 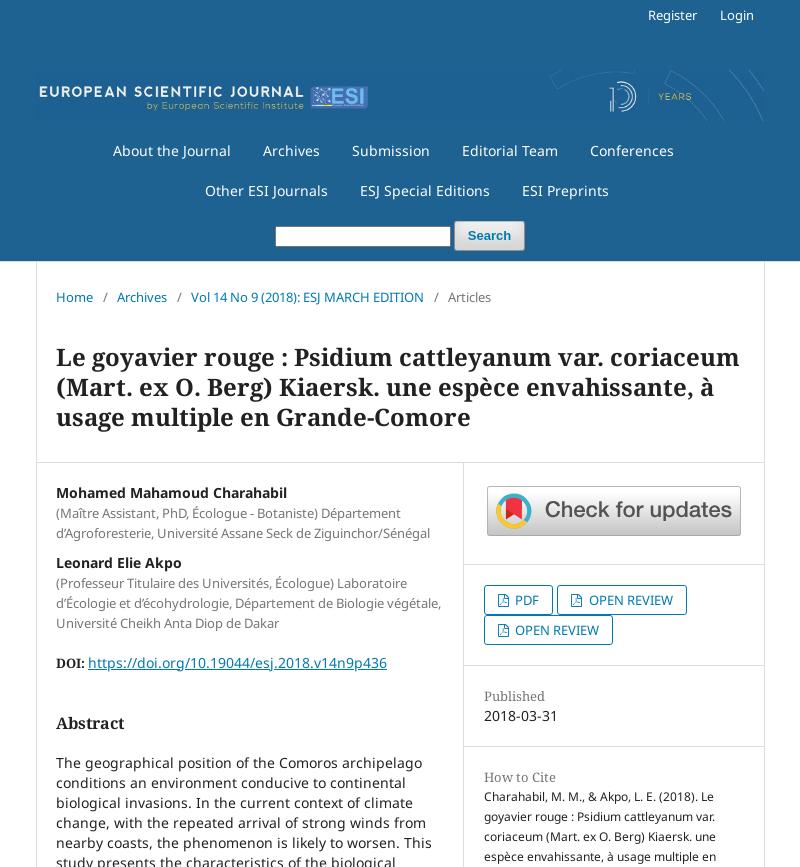 I want to click on 'Vol 14 No 9 (2018): ESJ MARCH EDITION', so click(x=306, y=295).